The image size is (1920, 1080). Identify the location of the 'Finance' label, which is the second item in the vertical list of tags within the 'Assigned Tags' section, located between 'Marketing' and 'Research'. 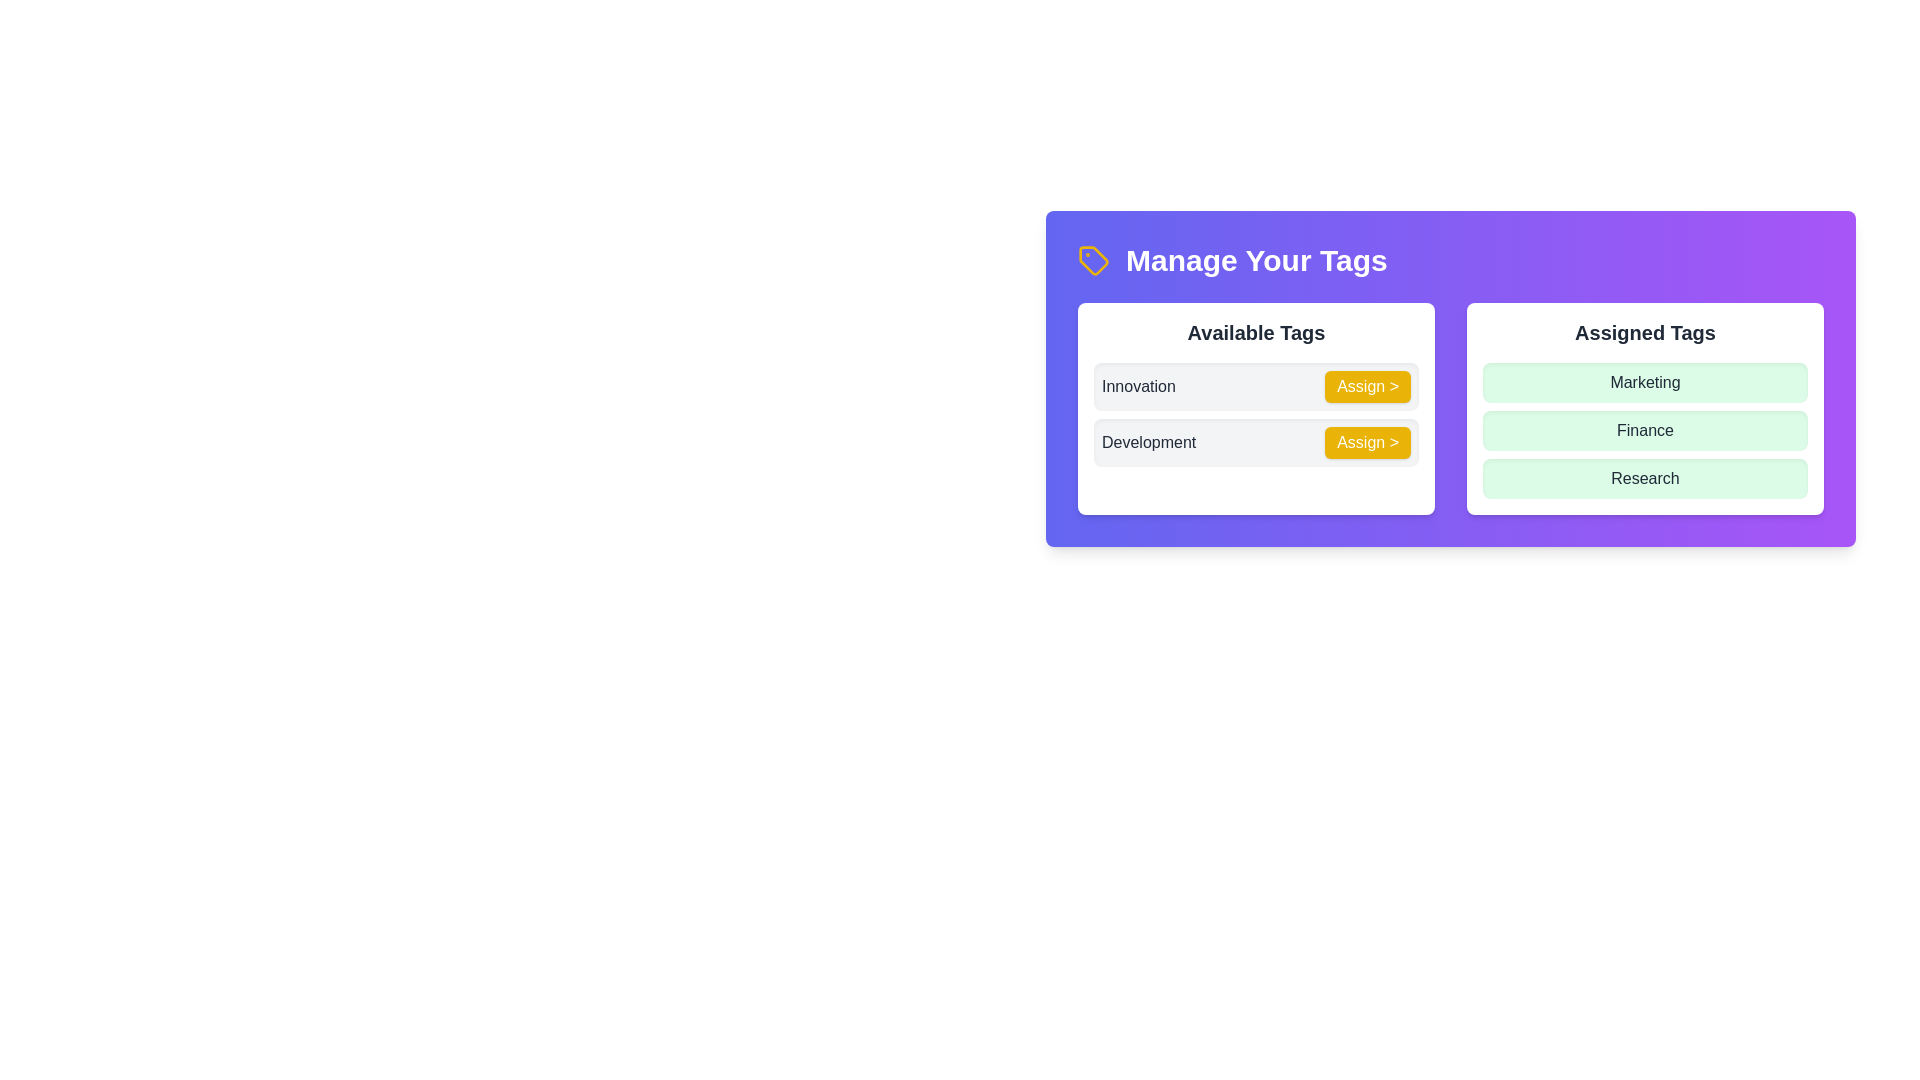
(1645, 430).